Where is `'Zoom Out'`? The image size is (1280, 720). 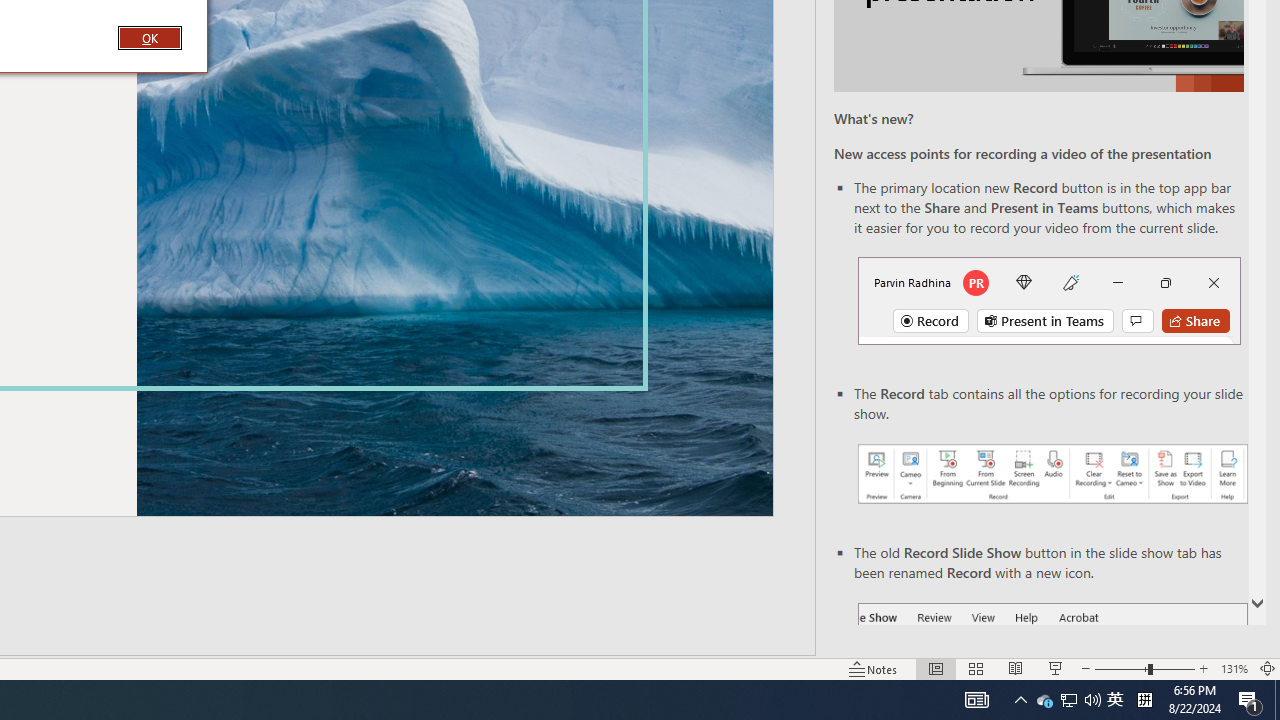
'Zoom Out' is located at coordinates (1121, 669).